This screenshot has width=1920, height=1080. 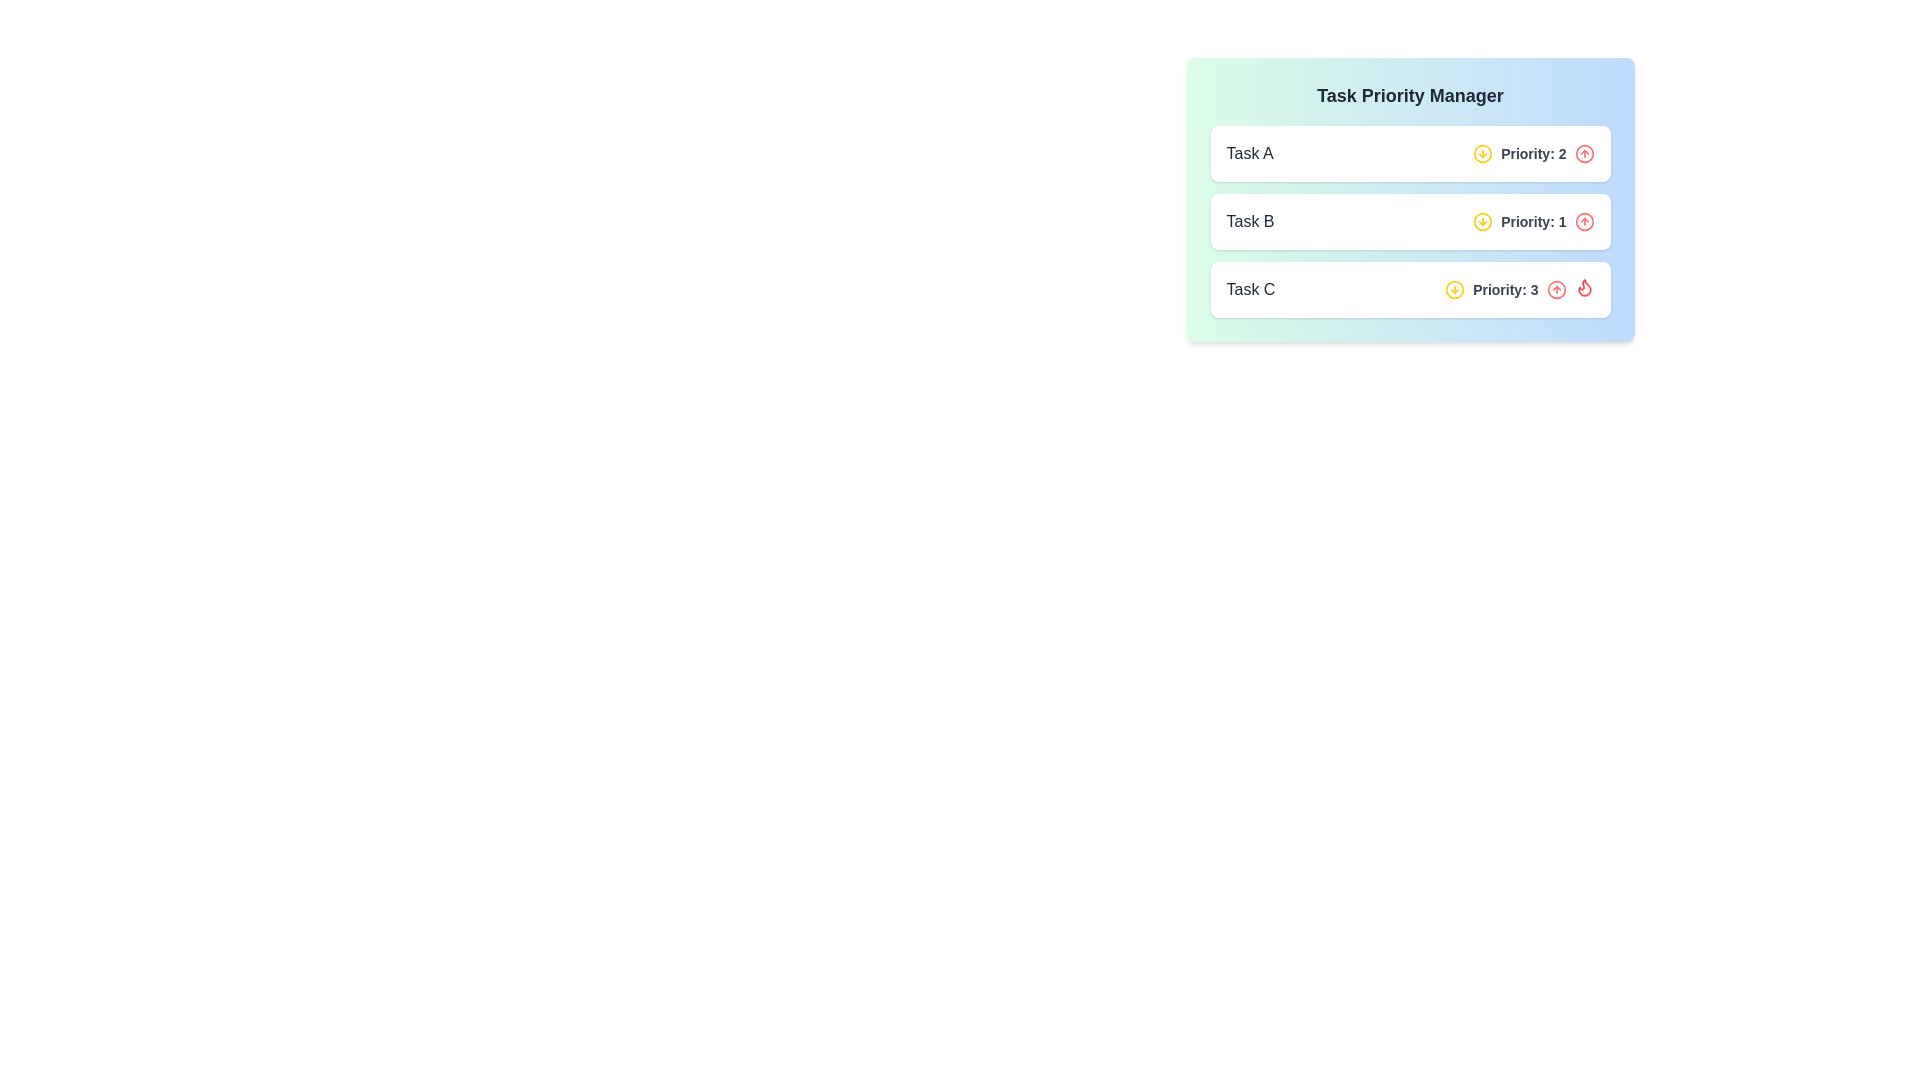 I want to click on the static text 'Priority: 1' which is styled in bold gray and accompanied by yellow and red icons on either side, located in the second row of the 'Task Priority Manager' for 'Task B', so click(x=1532, y=222).